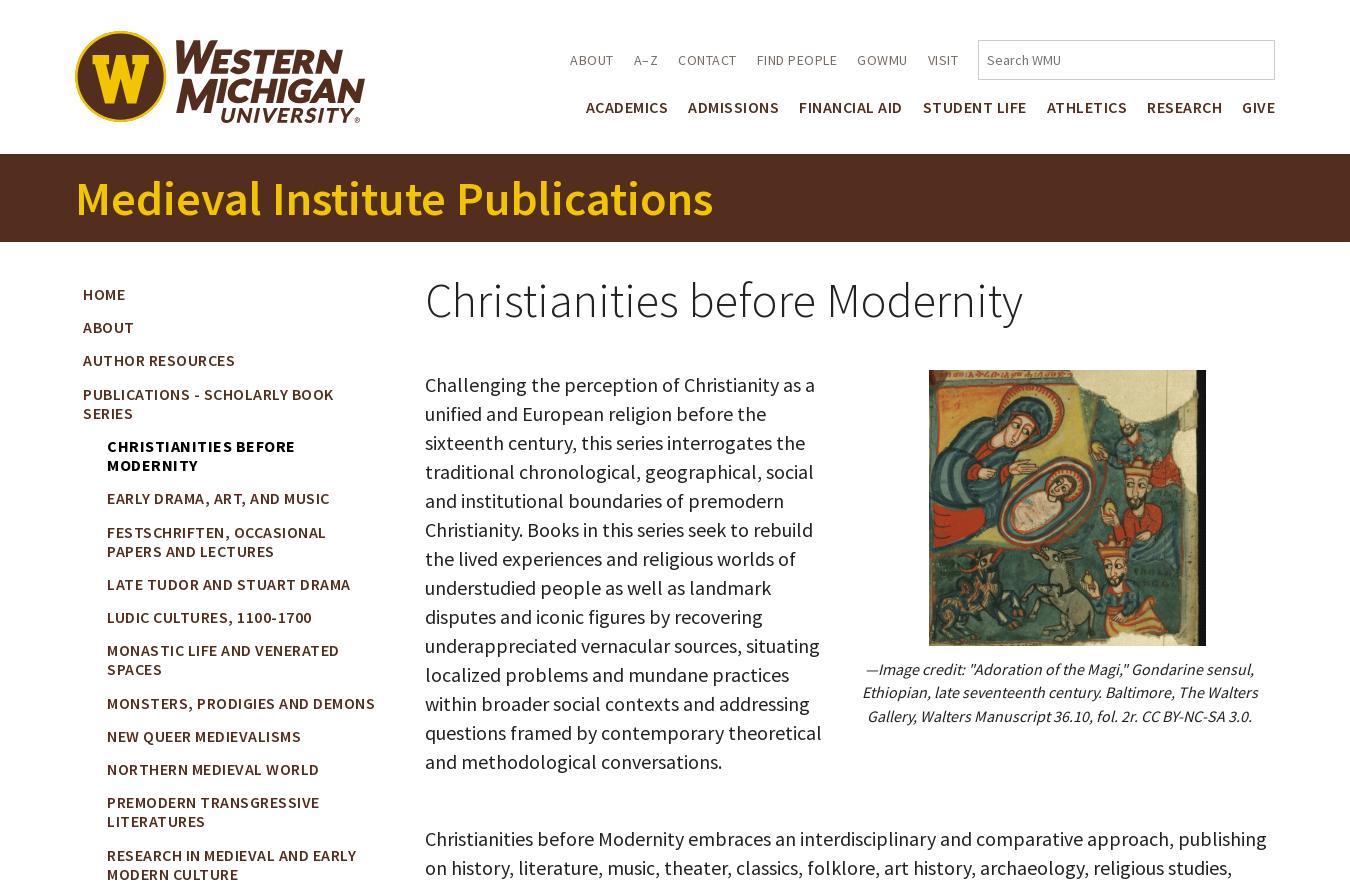 This screenshot has width=1350, height=887. Describe the element at coordinates (106, 497) in the screenshot. I see `'Early Drama, Art, and Music'` at that location.